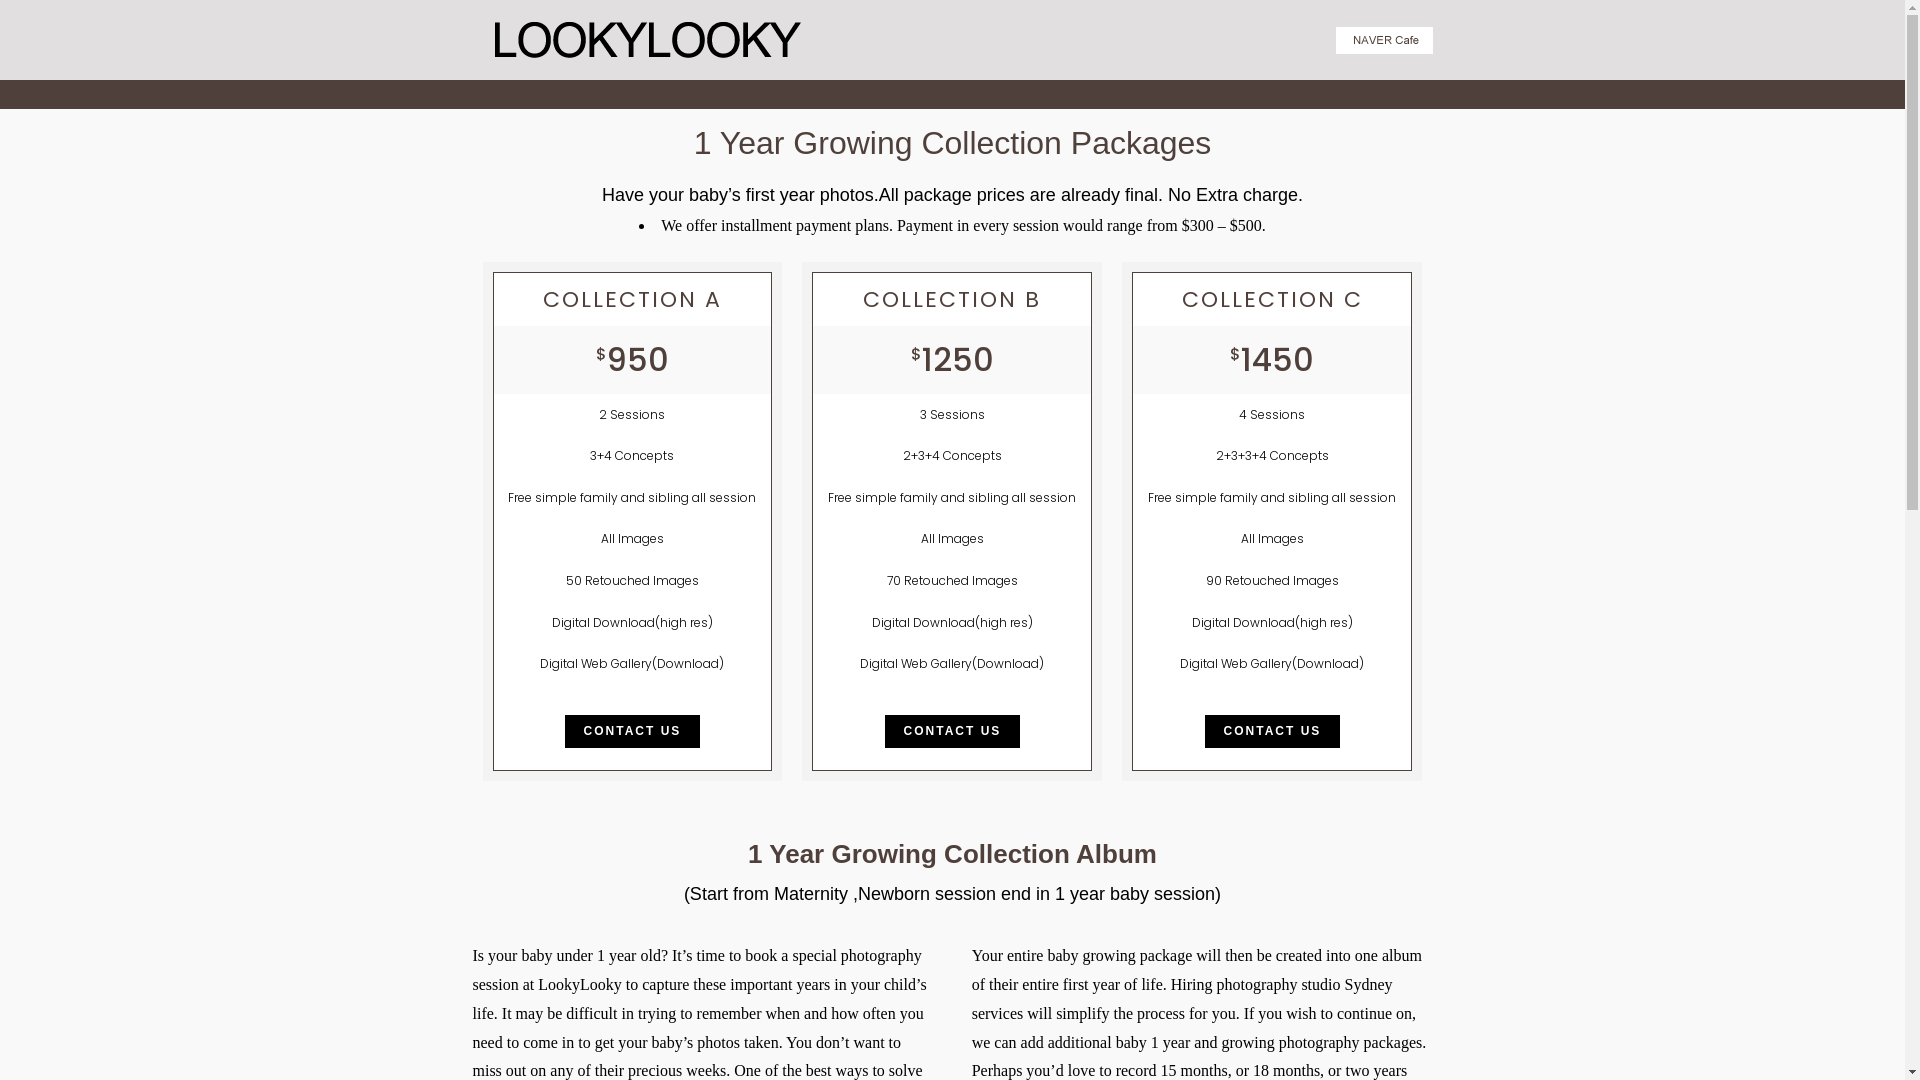 The height and width of the screenshot is (1080, 1920). I want to click on 'CONTACT US', so click(1203, 731).